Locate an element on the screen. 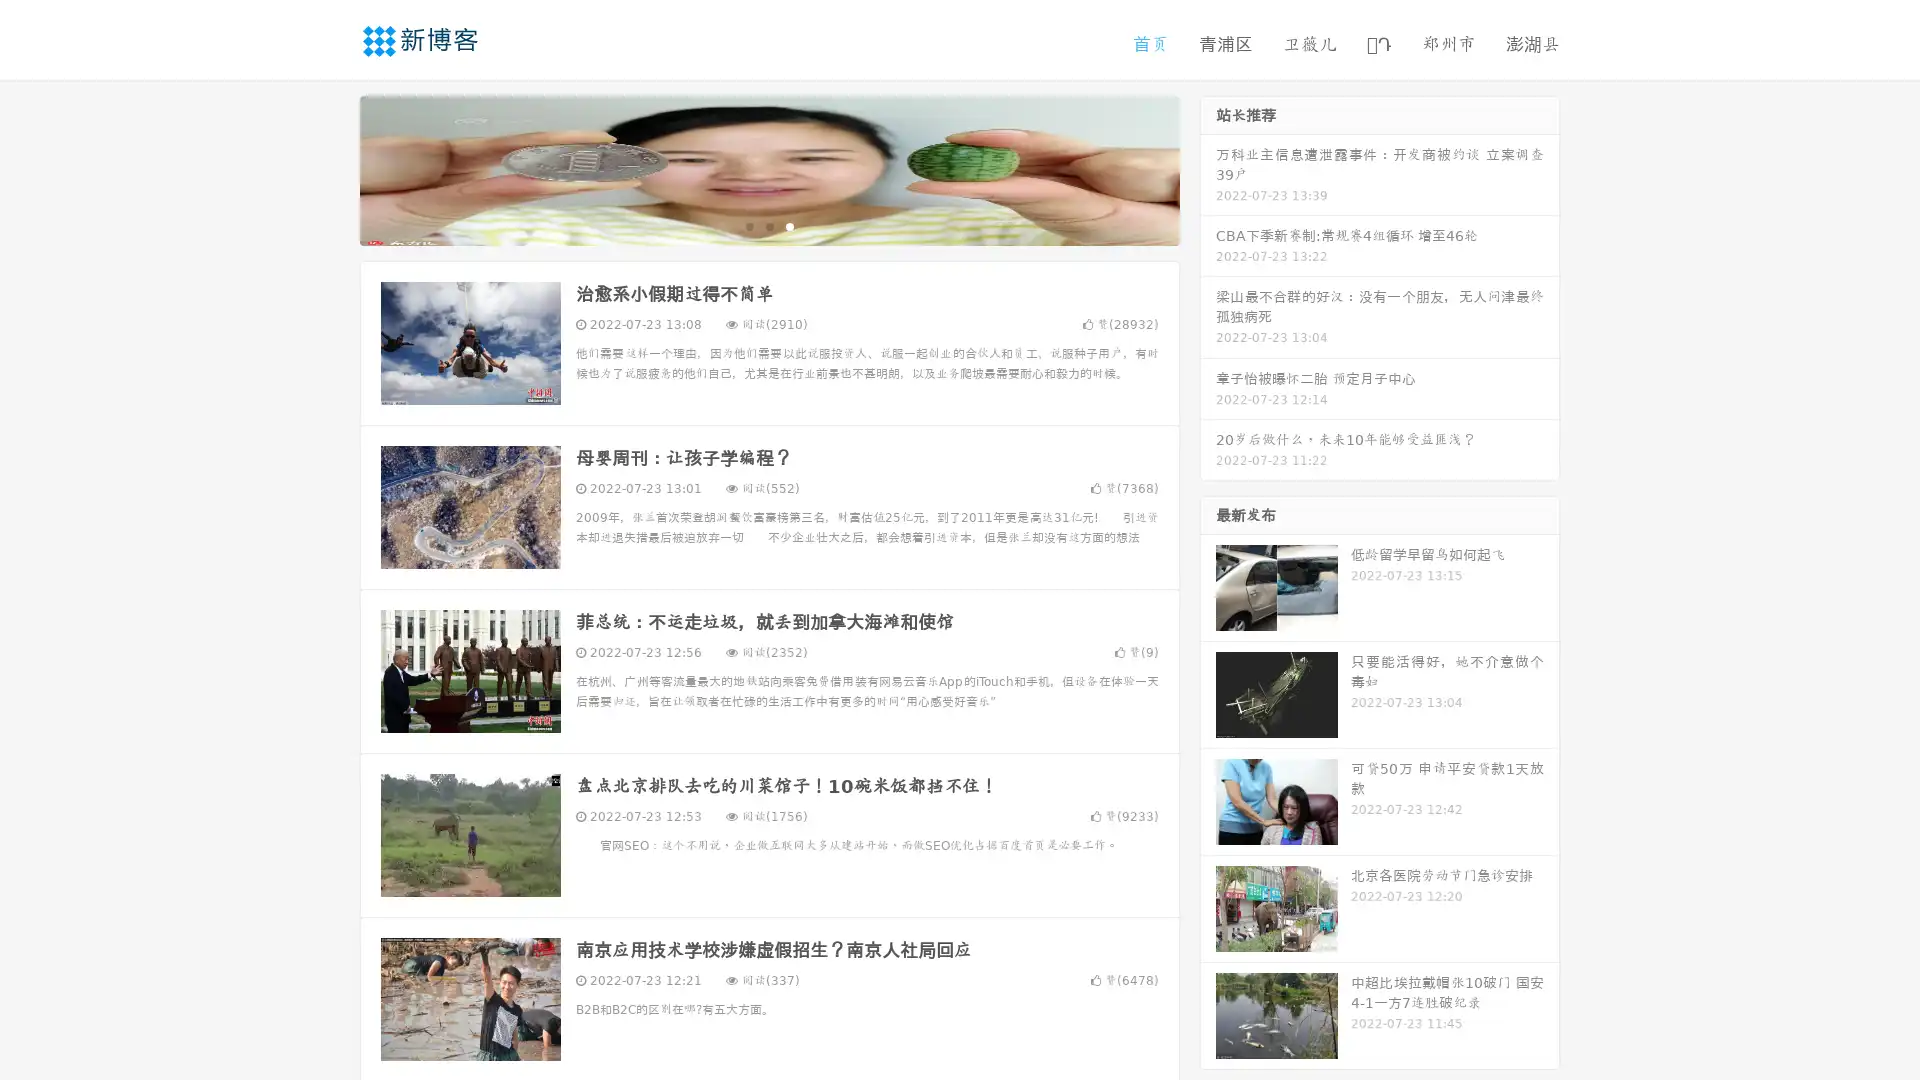 This screenshot has height=1080, width=1920. Previous slide is located at coordinates (330, 168).